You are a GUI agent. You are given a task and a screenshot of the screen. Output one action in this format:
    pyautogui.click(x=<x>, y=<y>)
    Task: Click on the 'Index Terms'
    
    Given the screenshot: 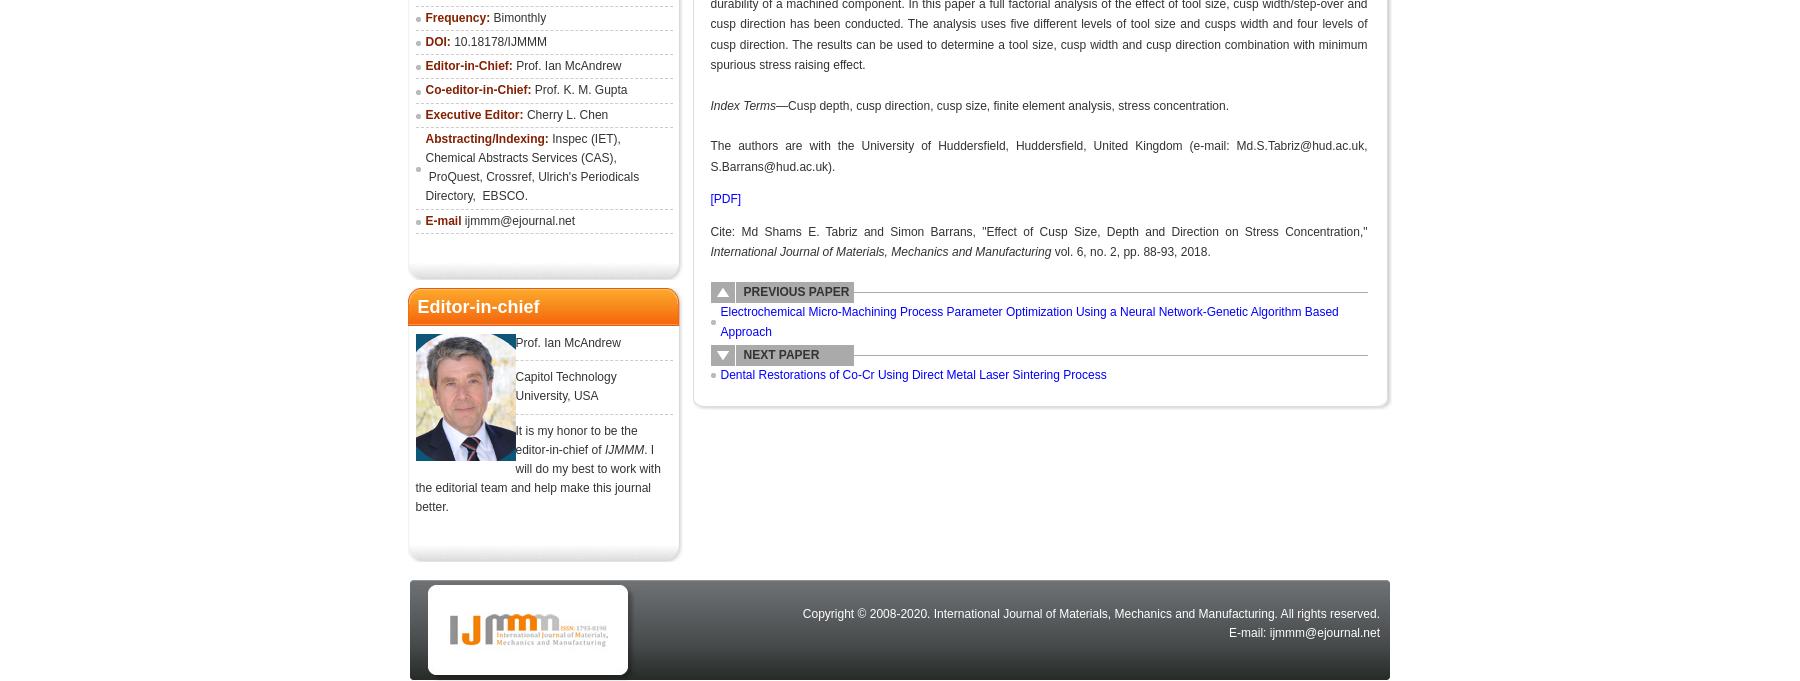 What is the action you would take?
    pyautogui.click(x=742, y=104)
    